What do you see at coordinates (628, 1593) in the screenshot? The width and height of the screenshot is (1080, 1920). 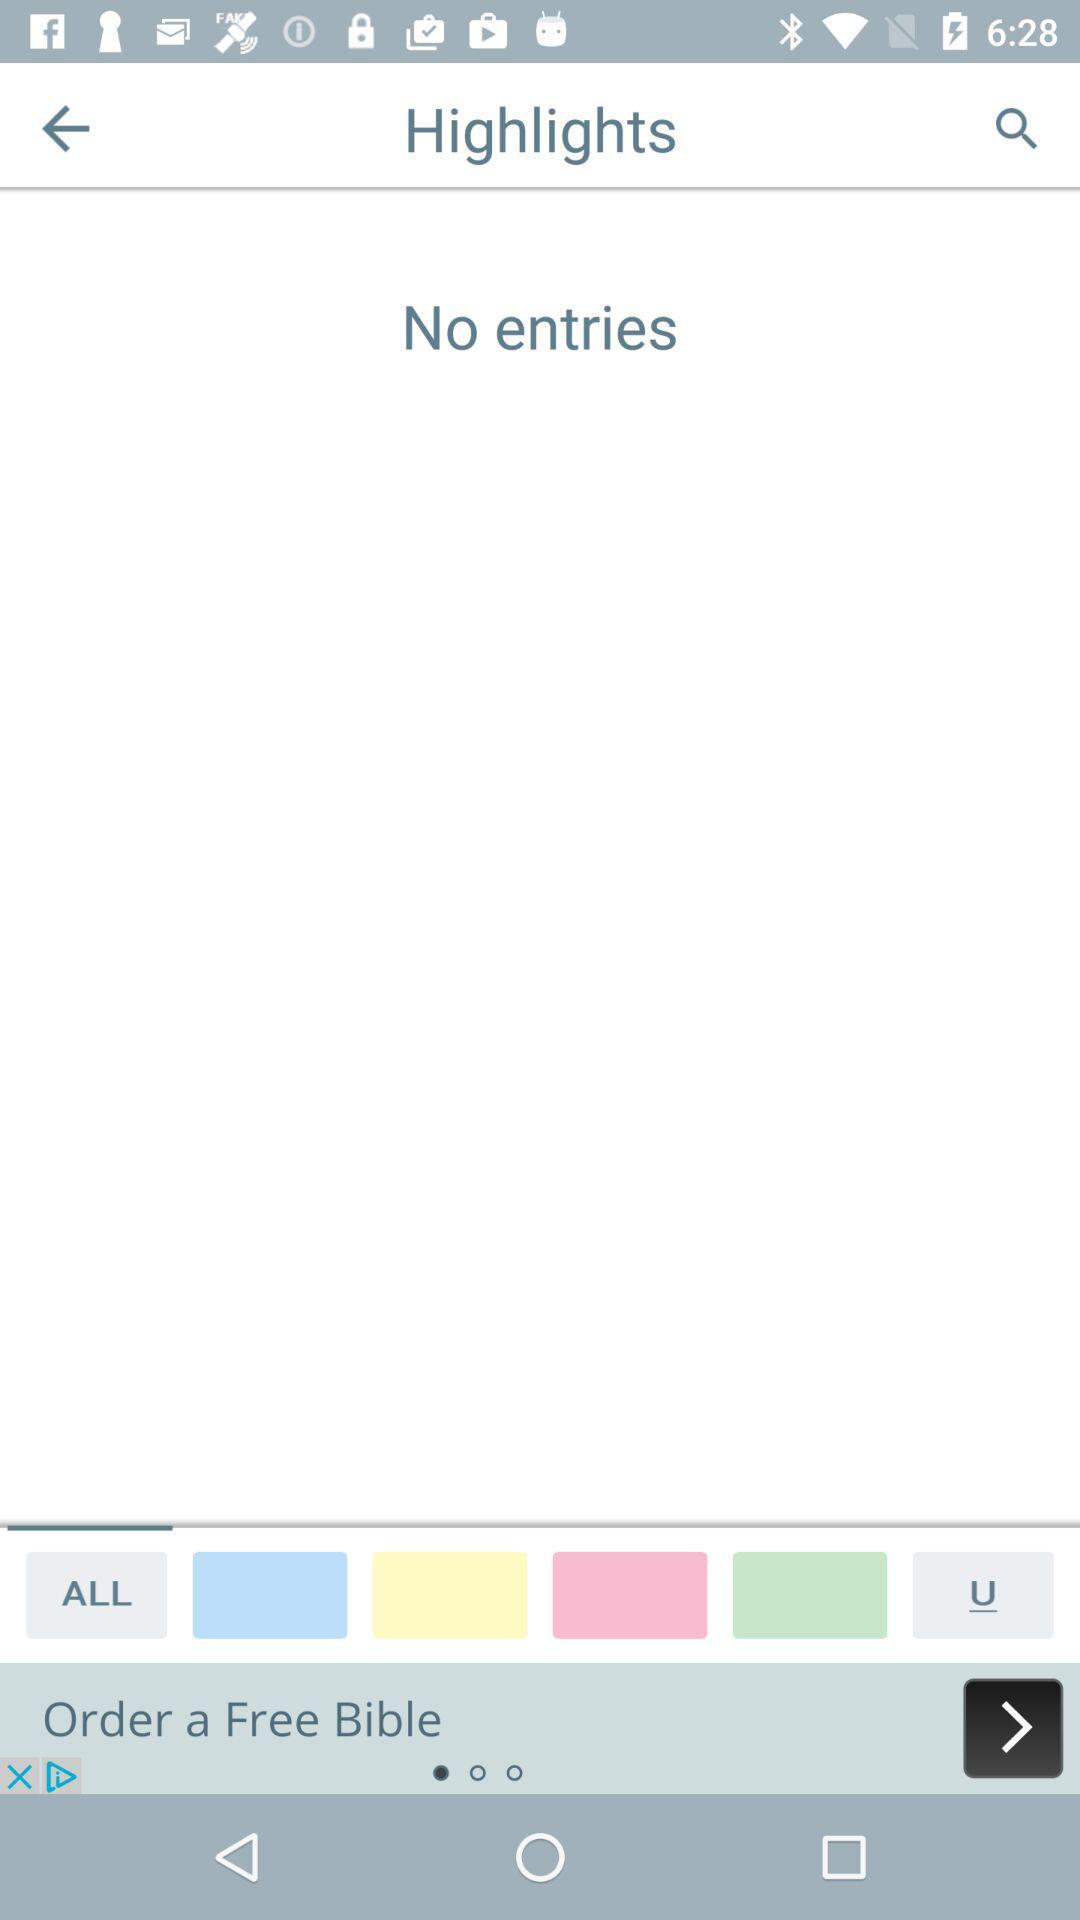 I see `pink color` at bounding box center [628, 1593].